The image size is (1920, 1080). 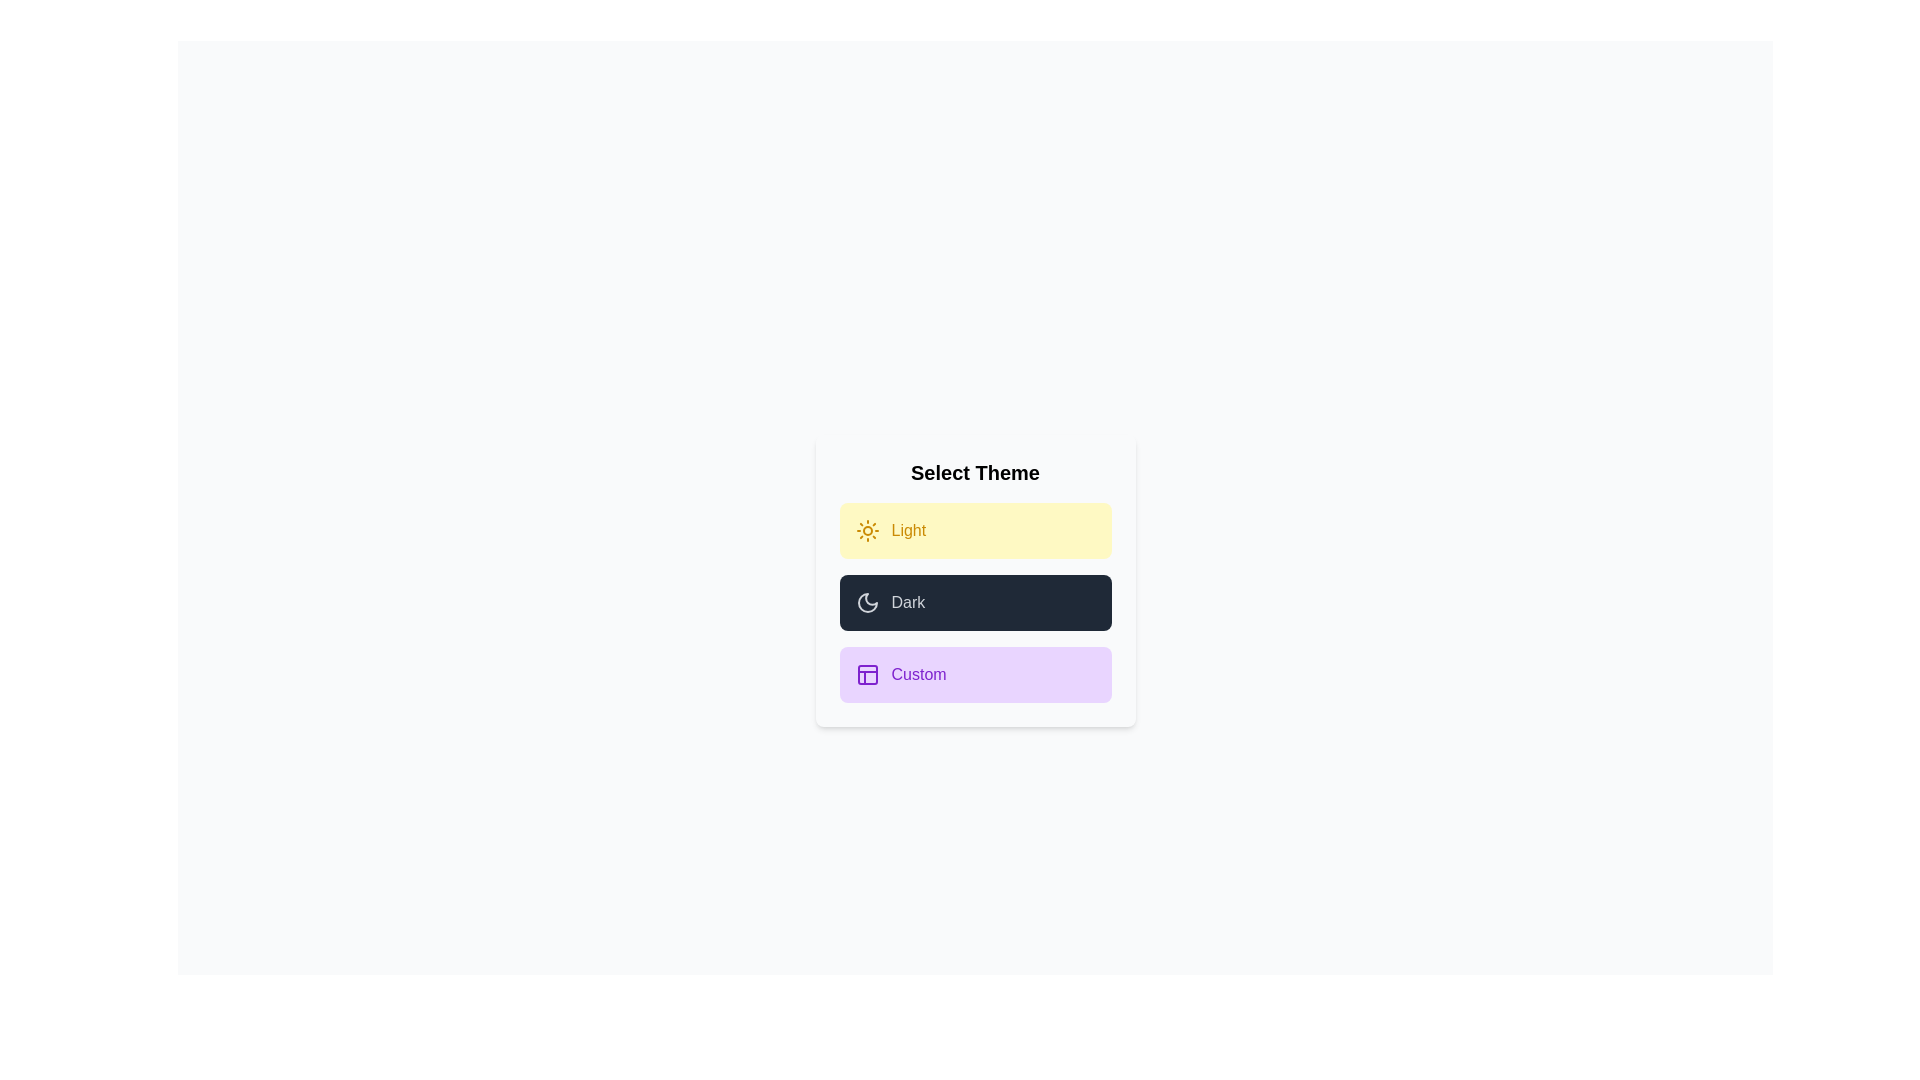 I want to click on the crescent moon icon located inside the dark-themed option of the theme selection interface, which is near the label 'Dark', so click(x=867, y=601).